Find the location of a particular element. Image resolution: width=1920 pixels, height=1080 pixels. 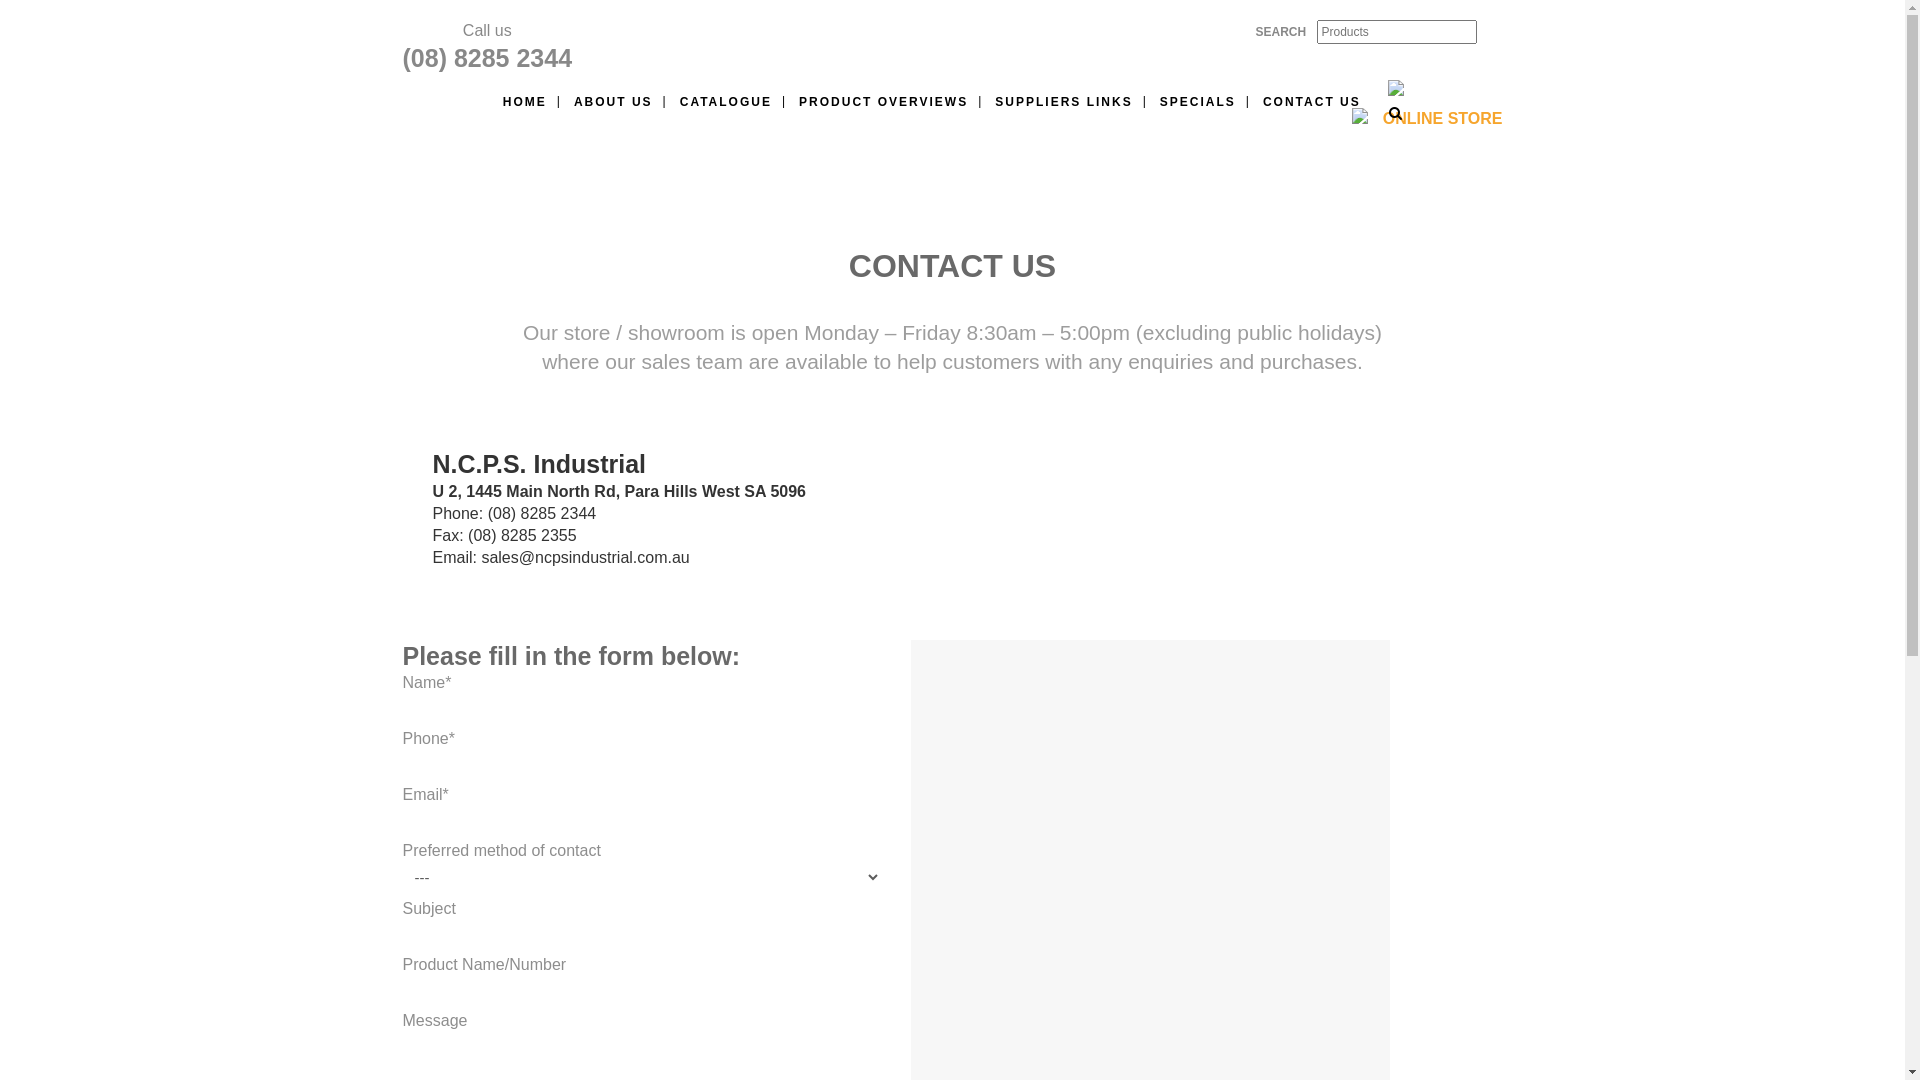

'ABOUT US' is located at coordinates (612, 101).